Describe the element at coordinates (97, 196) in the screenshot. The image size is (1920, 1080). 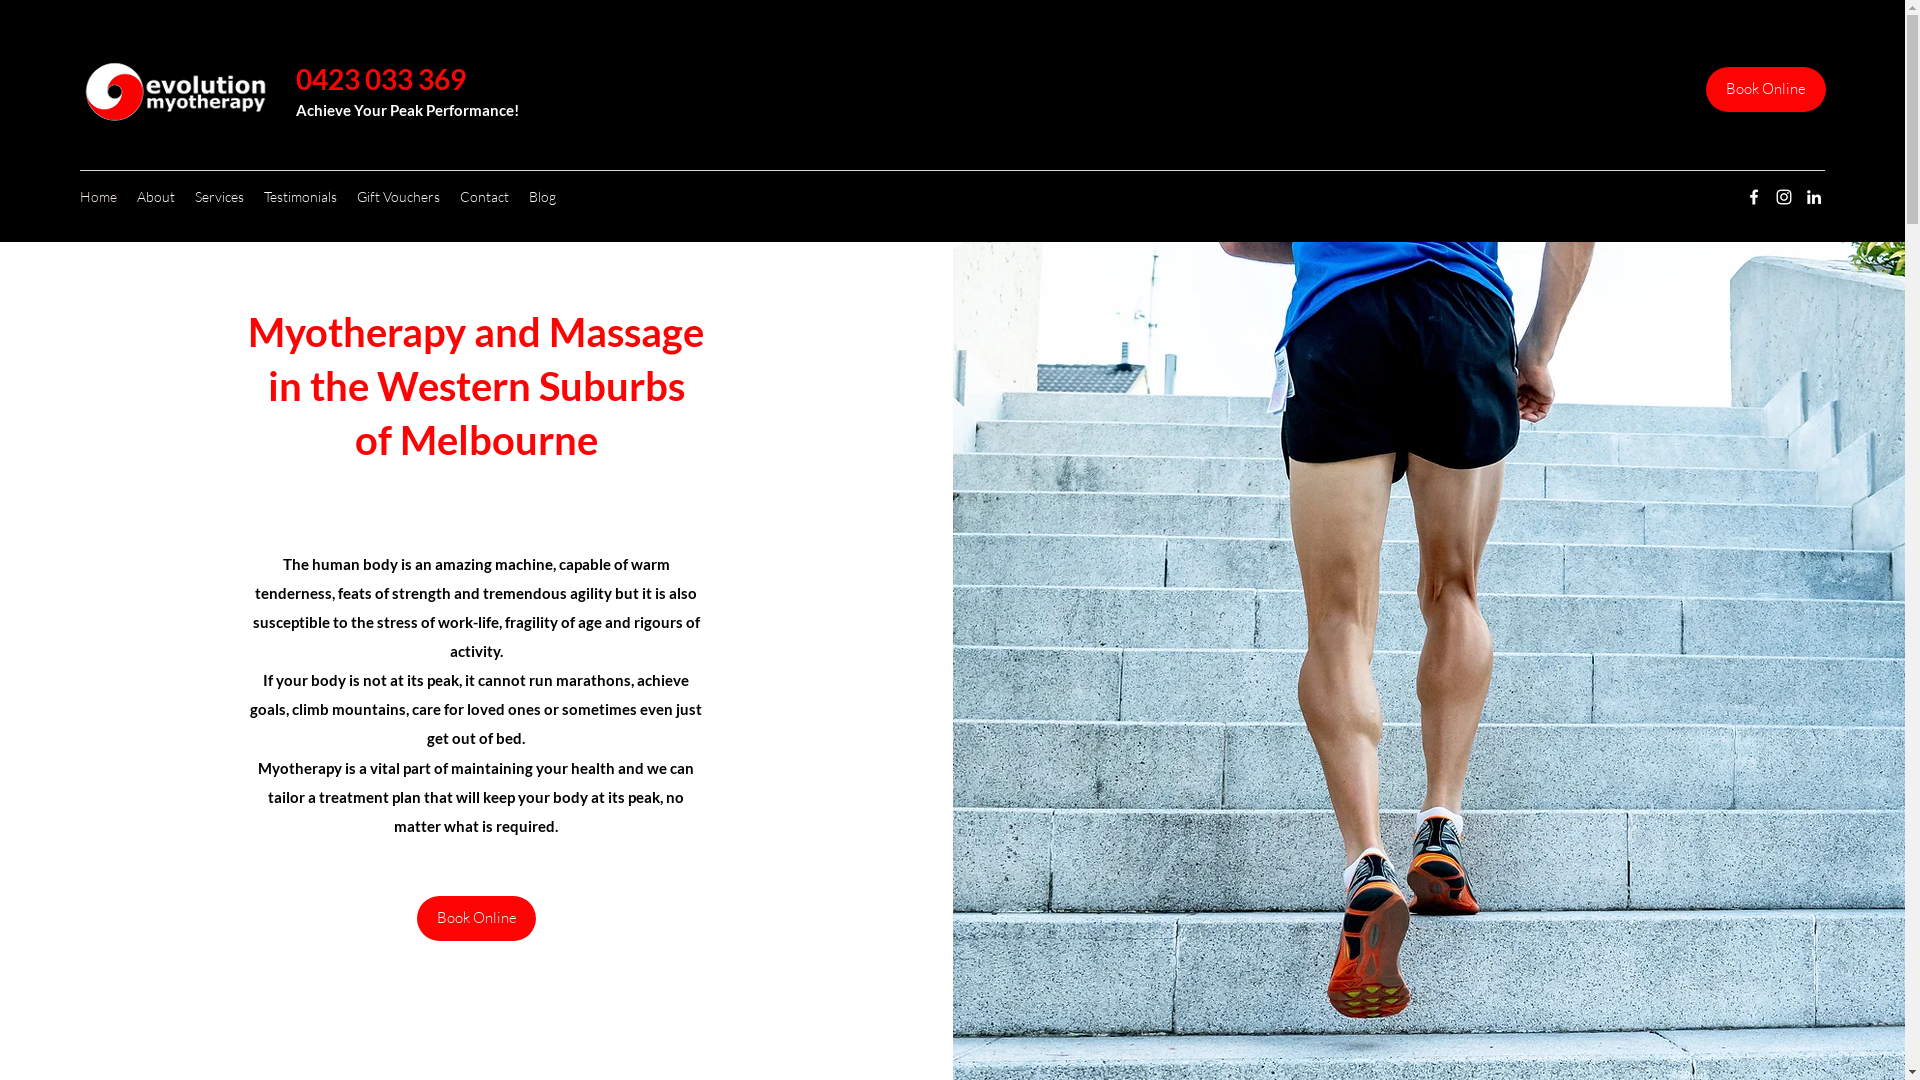
I see `'Home'` at that location.